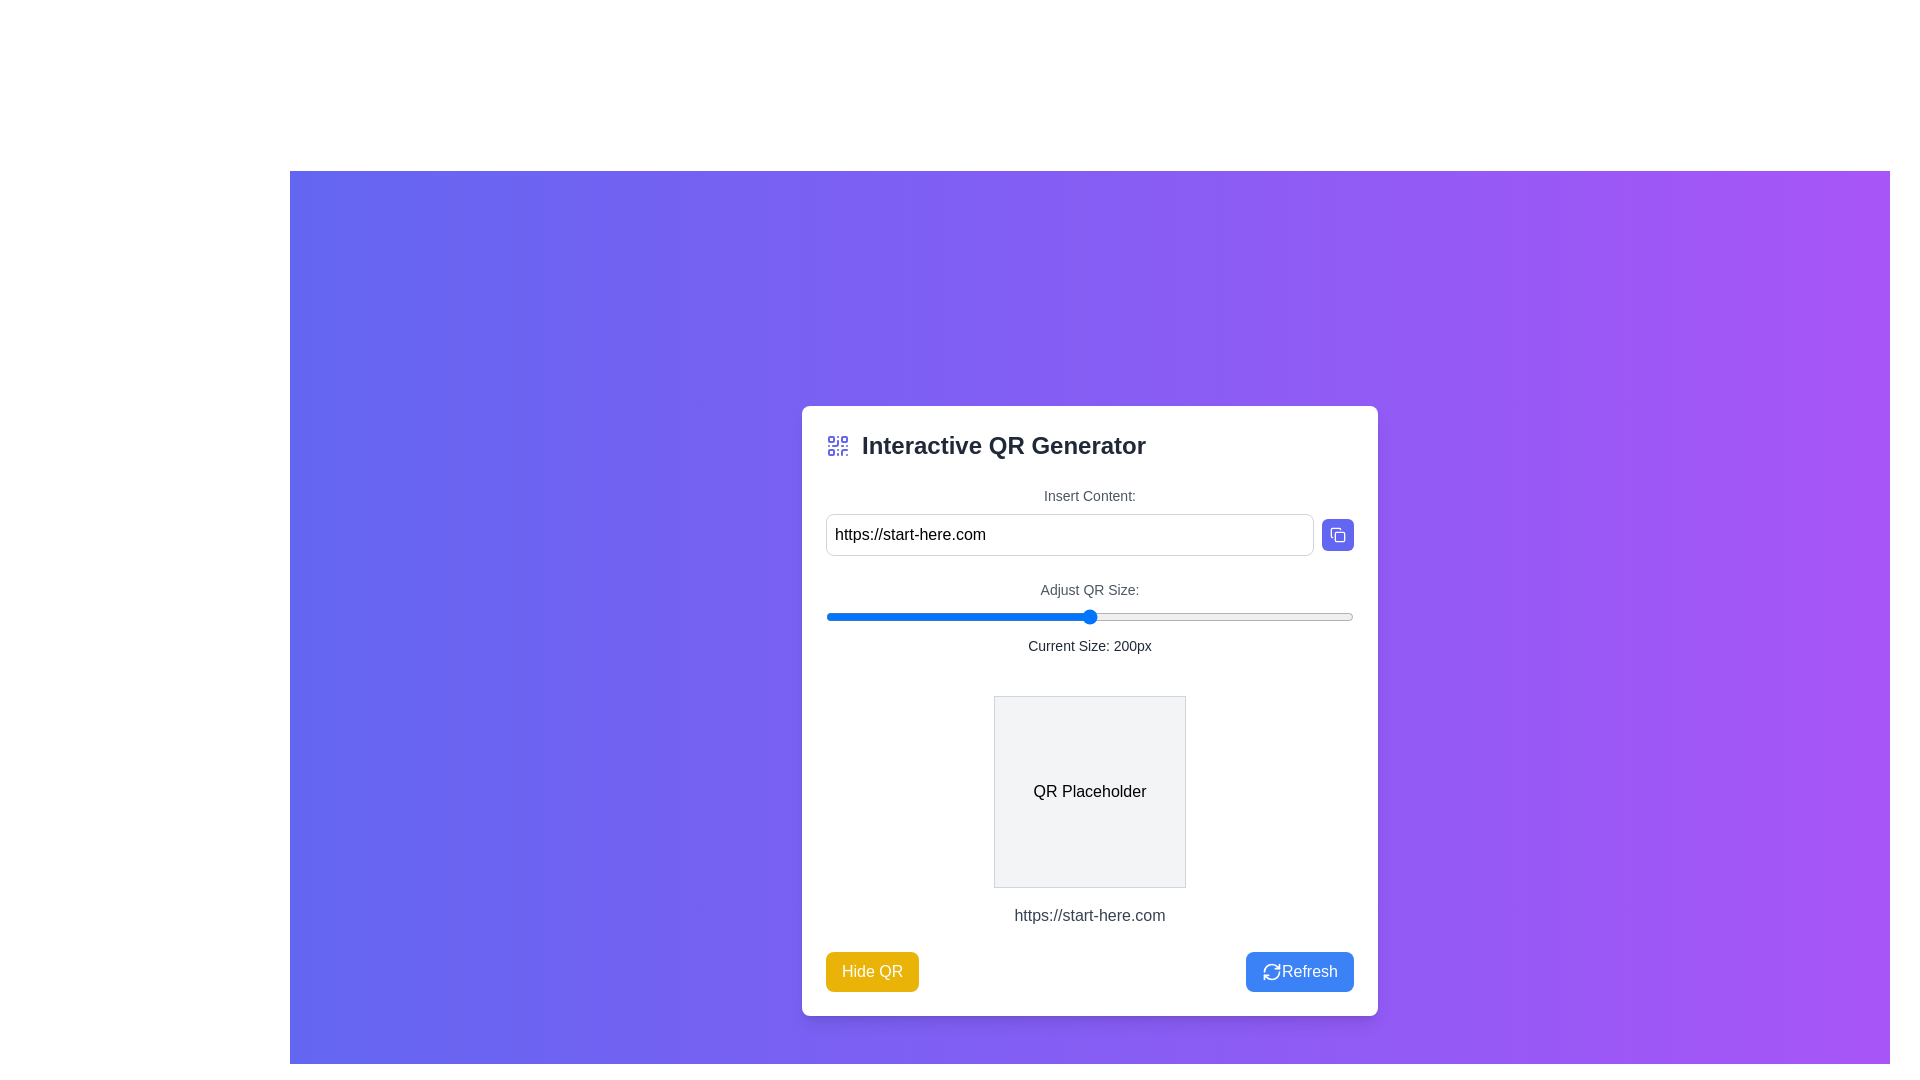  I want to click on the small rounded rectangle SVG icon that is part of the copy-like shape located to the right of the 'Insert Content' text input field, so click(1339, 535).